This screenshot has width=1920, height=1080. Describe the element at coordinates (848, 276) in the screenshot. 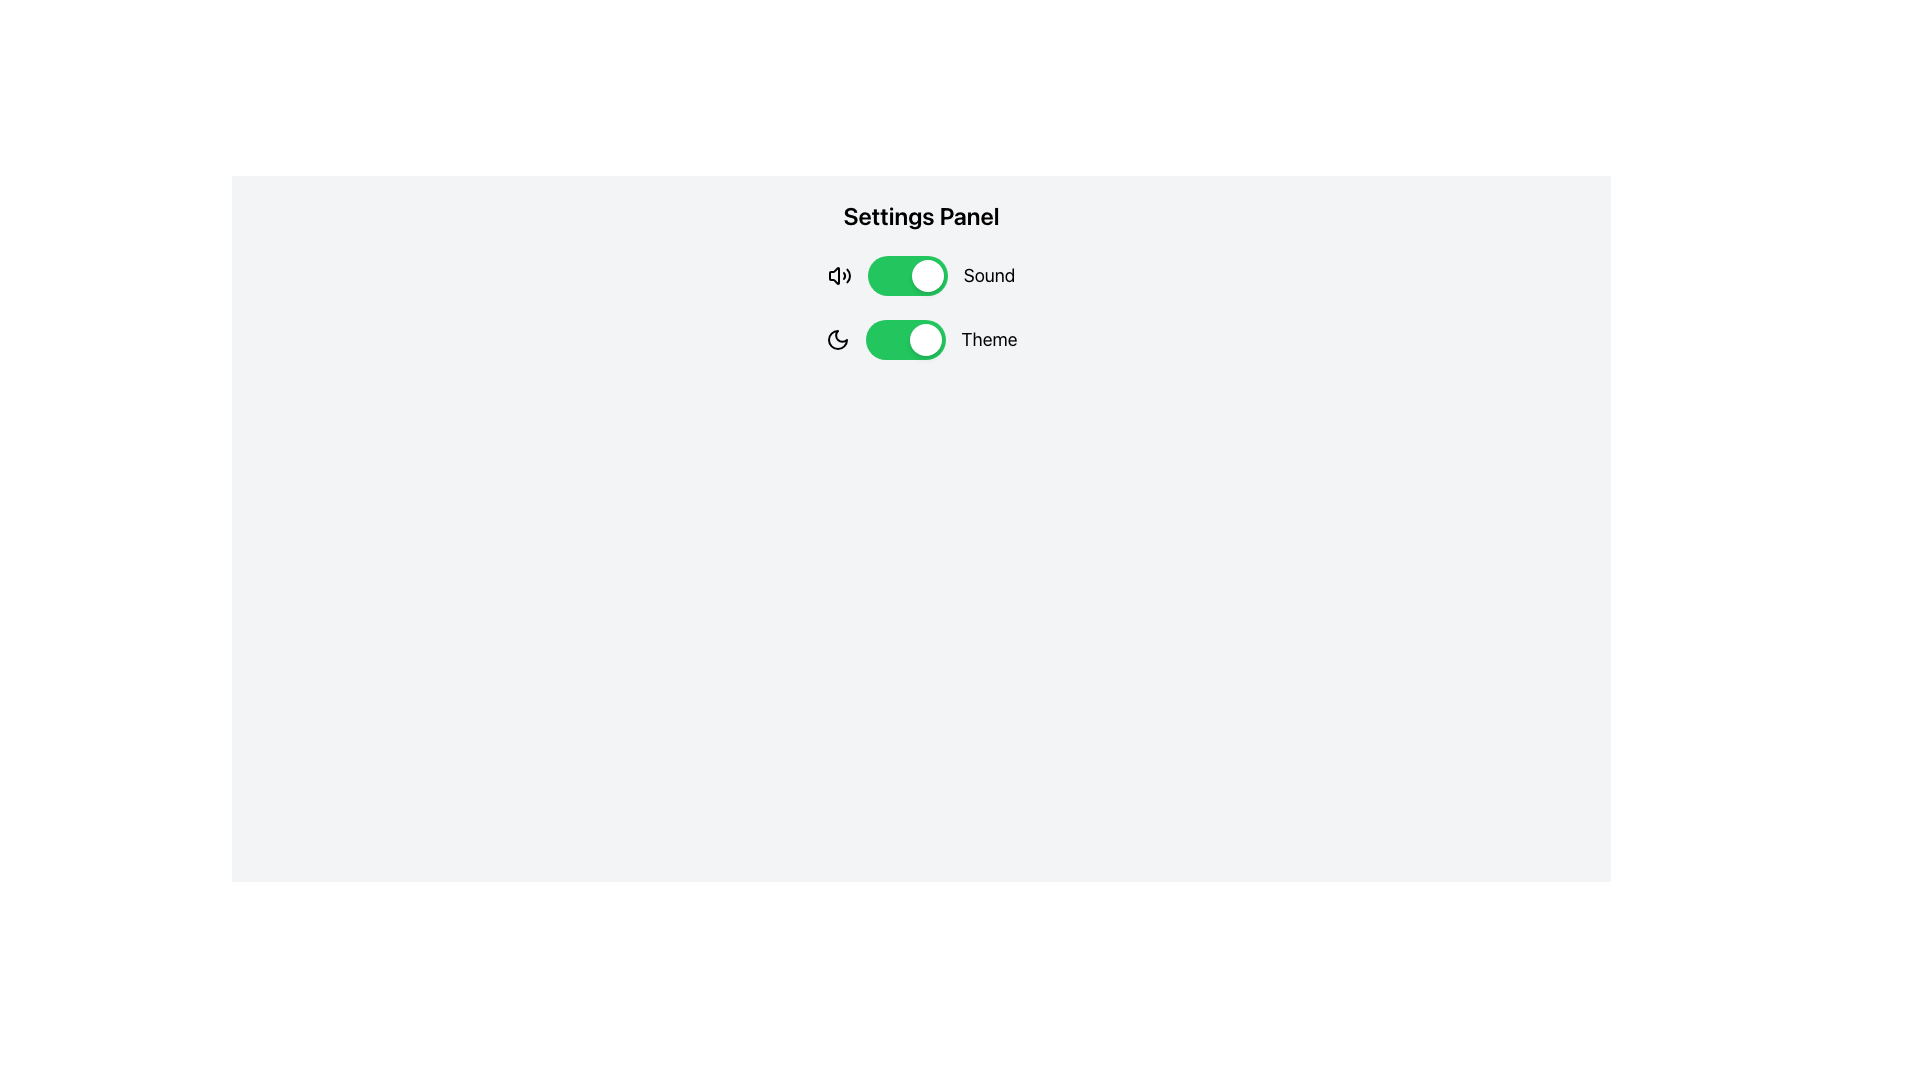

I see `the sound wave icon fragment, which is the third arc in the volume icon, positioned to the far right of the other two arcs` at that location.